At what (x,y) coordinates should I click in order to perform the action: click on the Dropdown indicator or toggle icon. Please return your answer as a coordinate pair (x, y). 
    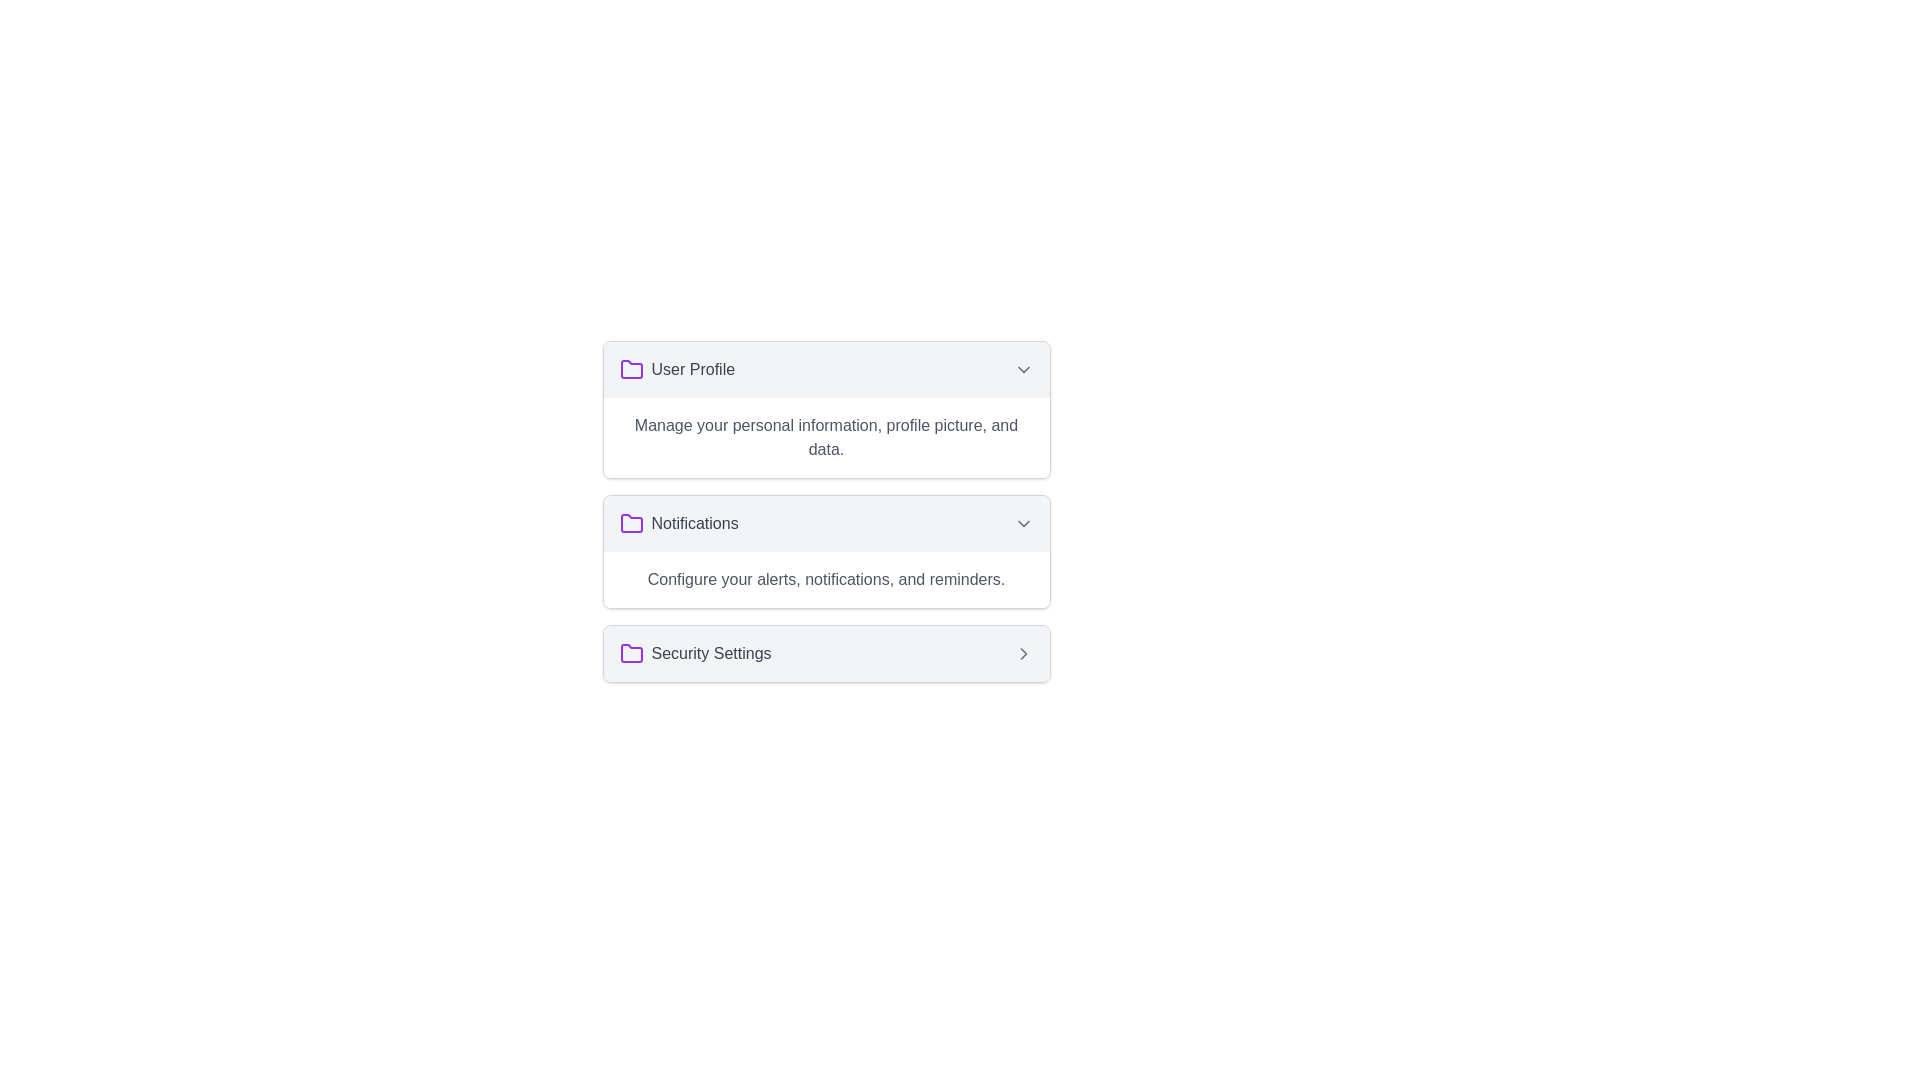
    Looking at the image, I should click on (1023, 523).